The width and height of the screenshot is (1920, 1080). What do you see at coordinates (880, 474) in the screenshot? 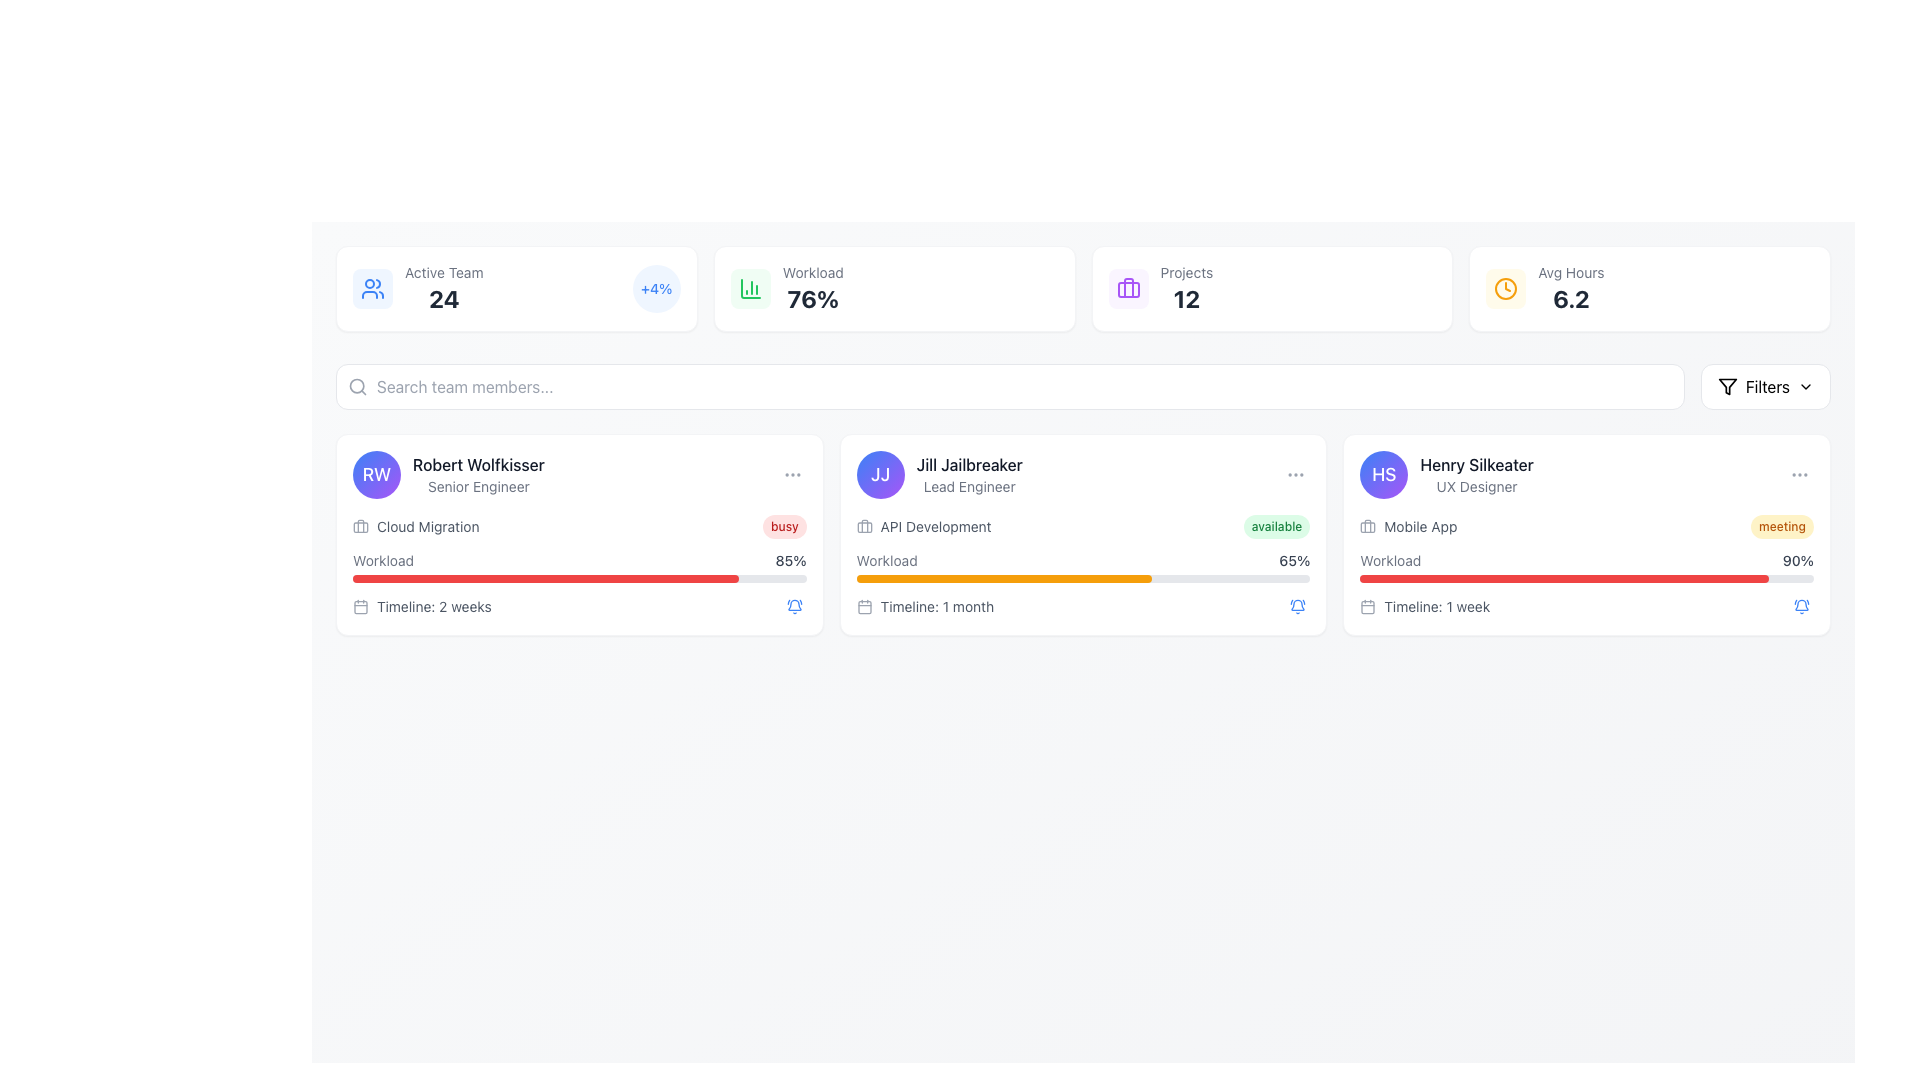
I see `the circular profile icon featuring the initials 'JJ' in white text, located to the left of the grouped section containing 'Jill Jailbreaker' and 'Lead Engineer'` at bounding box center [880, 474].